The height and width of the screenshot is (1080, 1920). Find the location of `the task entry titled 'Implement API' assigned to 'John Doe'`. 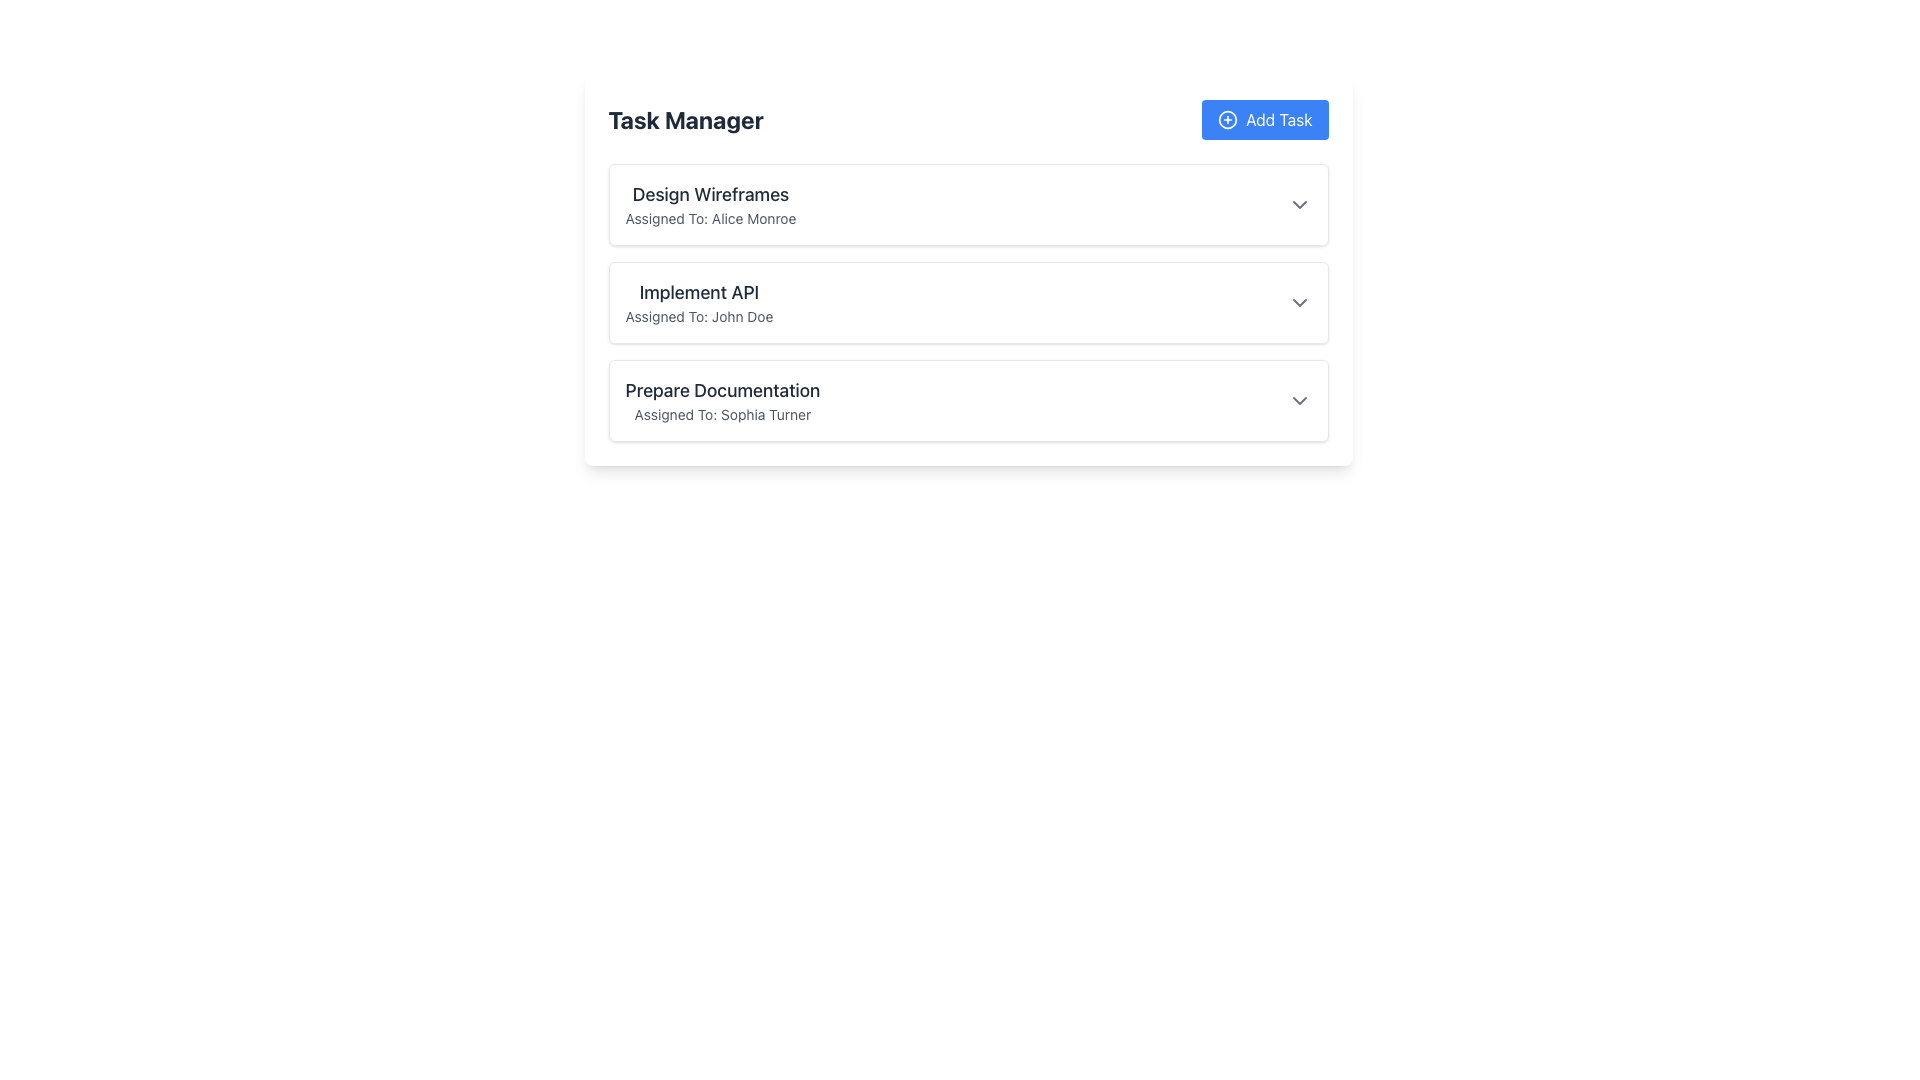

the task entry titled 'Implement API' assigned to 'John Doe' is located at coordinates (699, 303).